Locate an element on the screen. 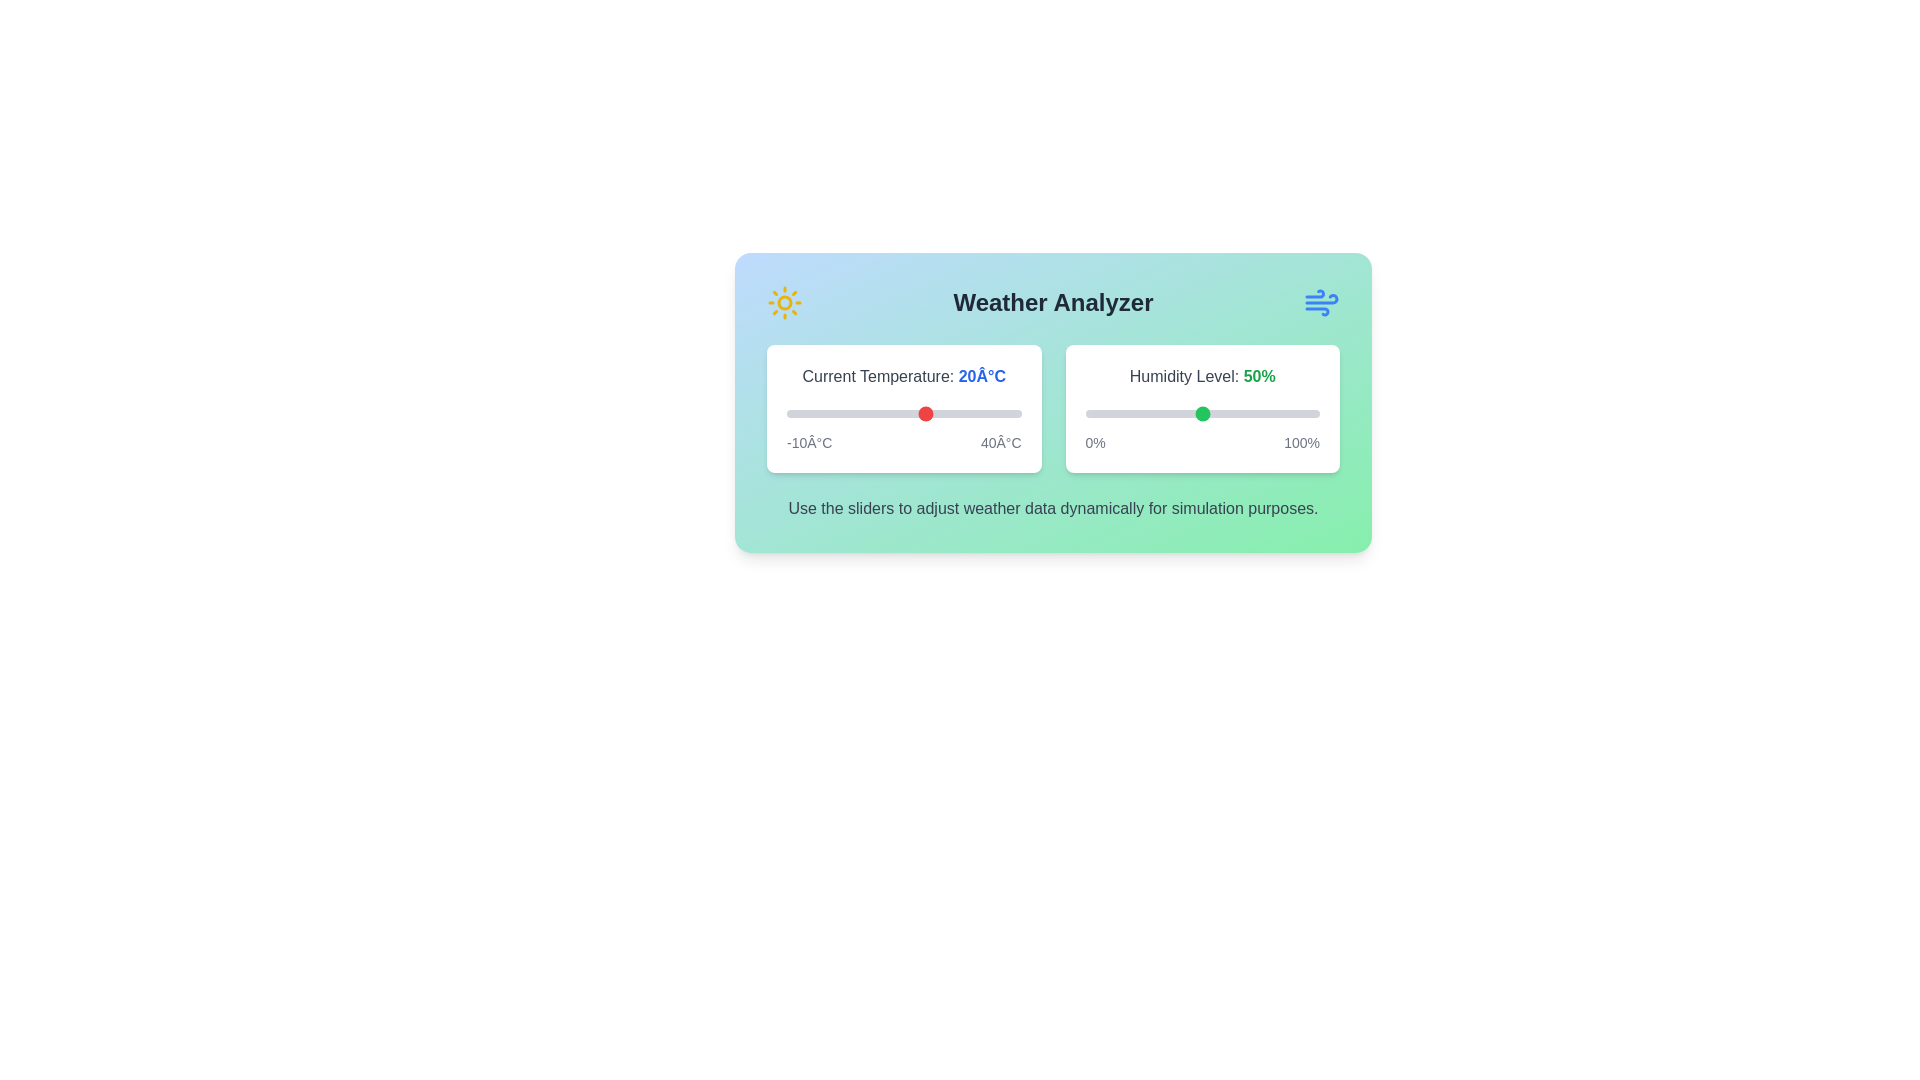 The width and height of the screenshot is (1920, 1080). the temperature slider to 33°C is located at coordinates (988, 412).